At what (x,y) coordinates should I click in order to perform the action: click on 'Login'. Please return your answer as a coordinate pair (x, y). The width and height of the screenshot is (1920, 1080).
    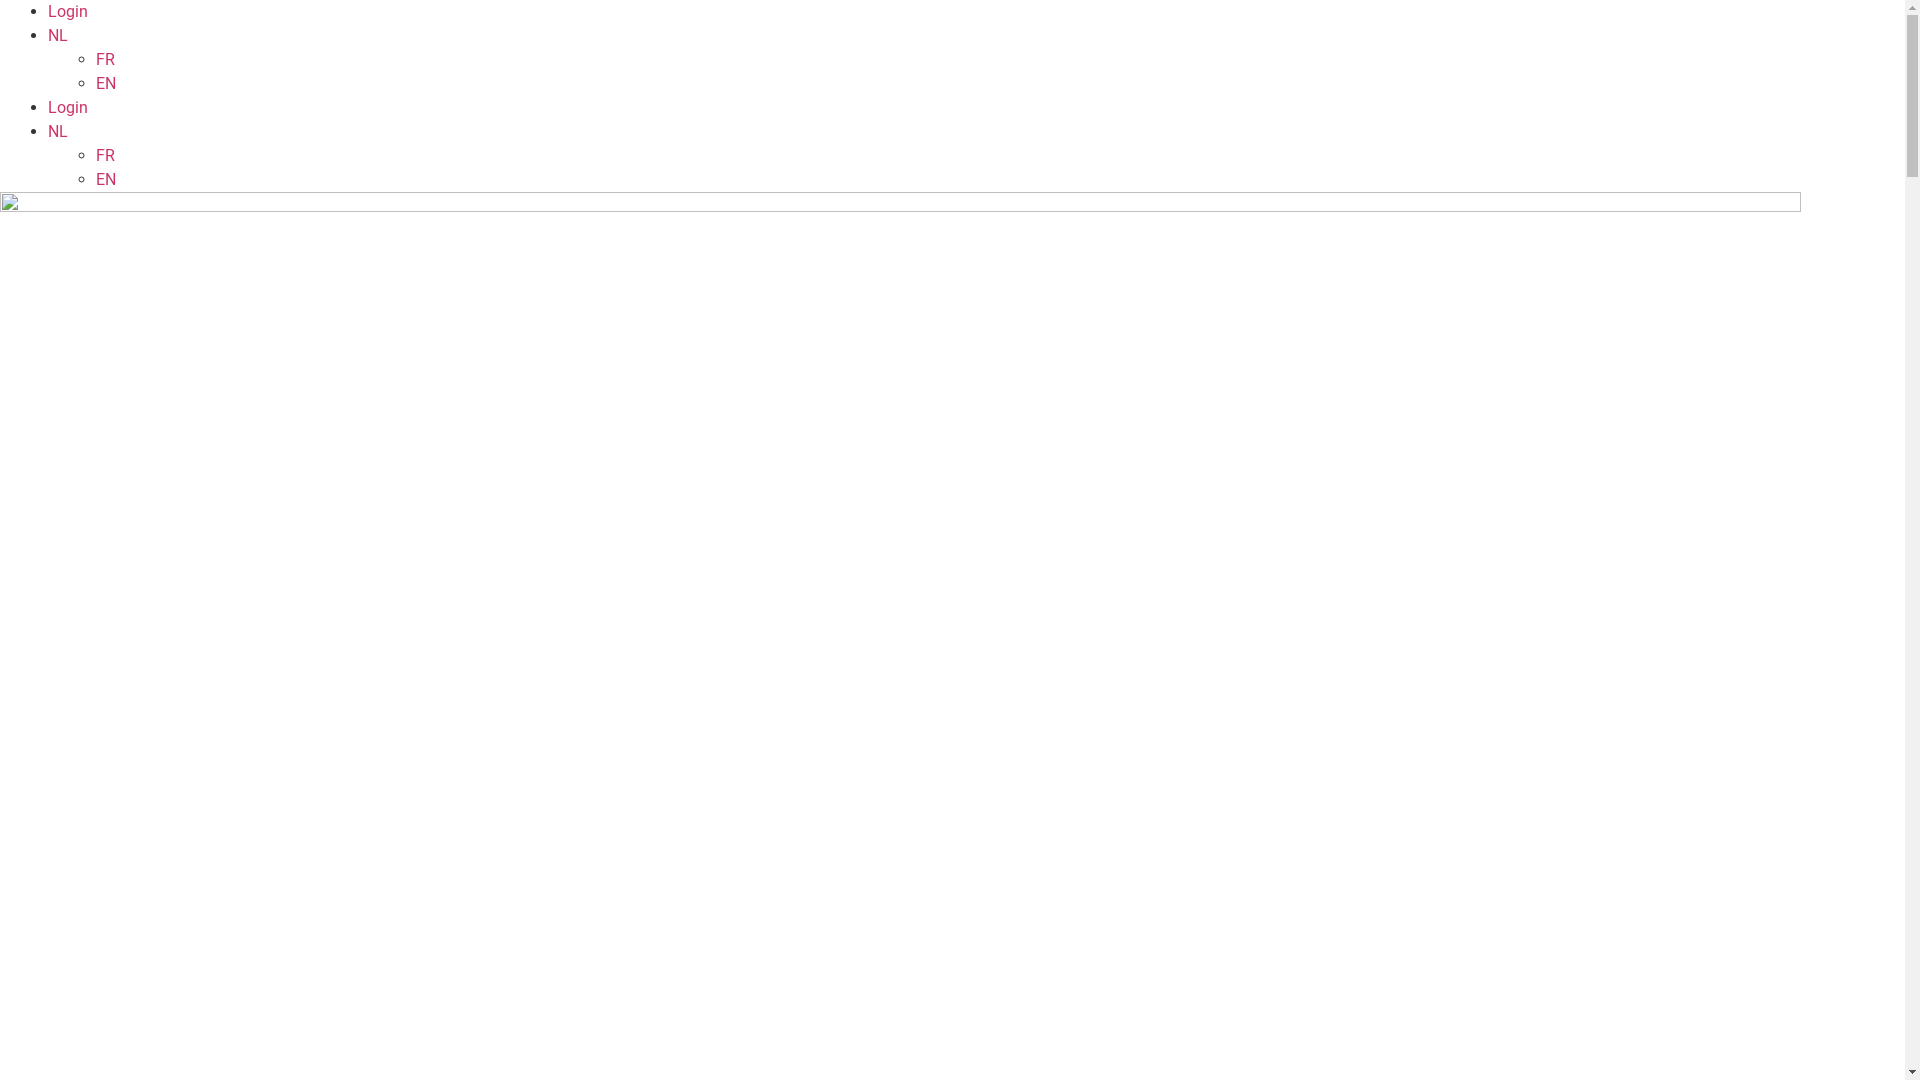
    Looking at the image, I should click on (67, 11).